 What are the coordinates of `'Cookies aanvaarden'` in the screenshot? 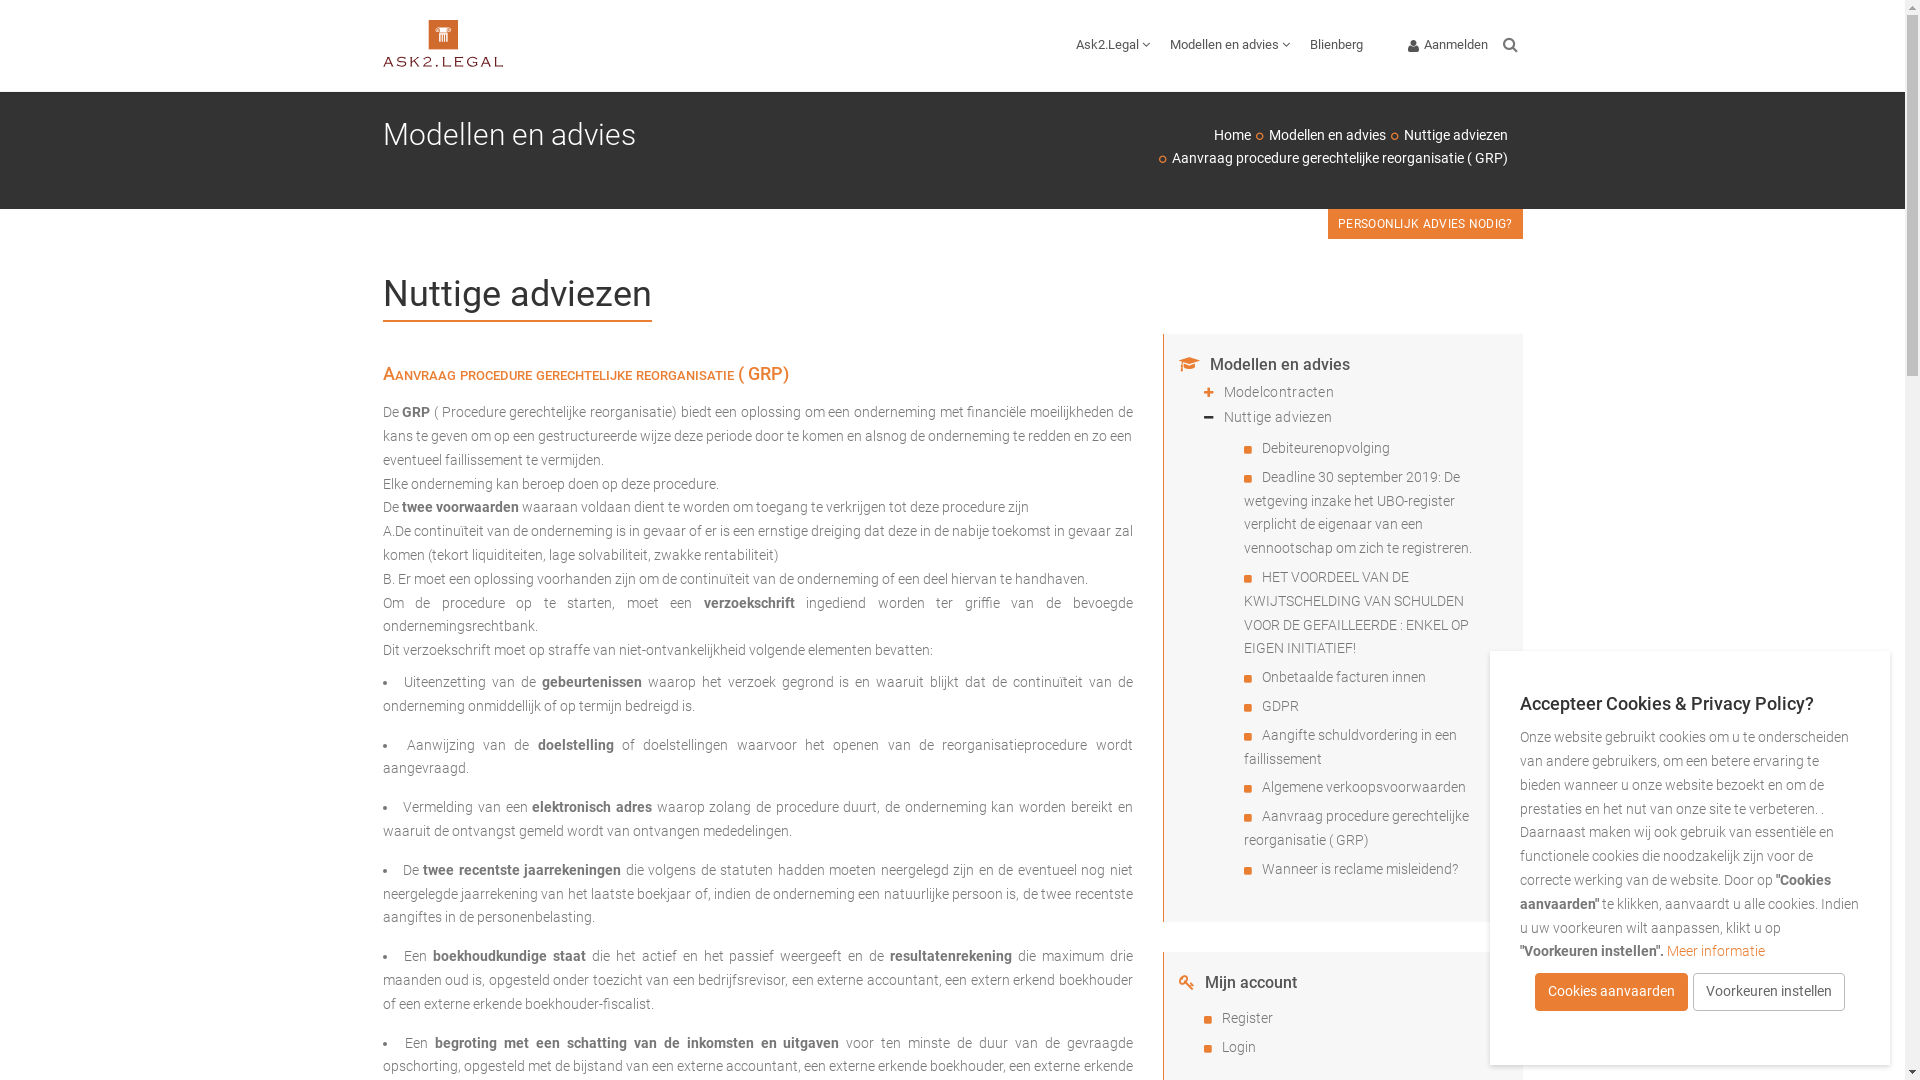 It's located at (1611, 991).